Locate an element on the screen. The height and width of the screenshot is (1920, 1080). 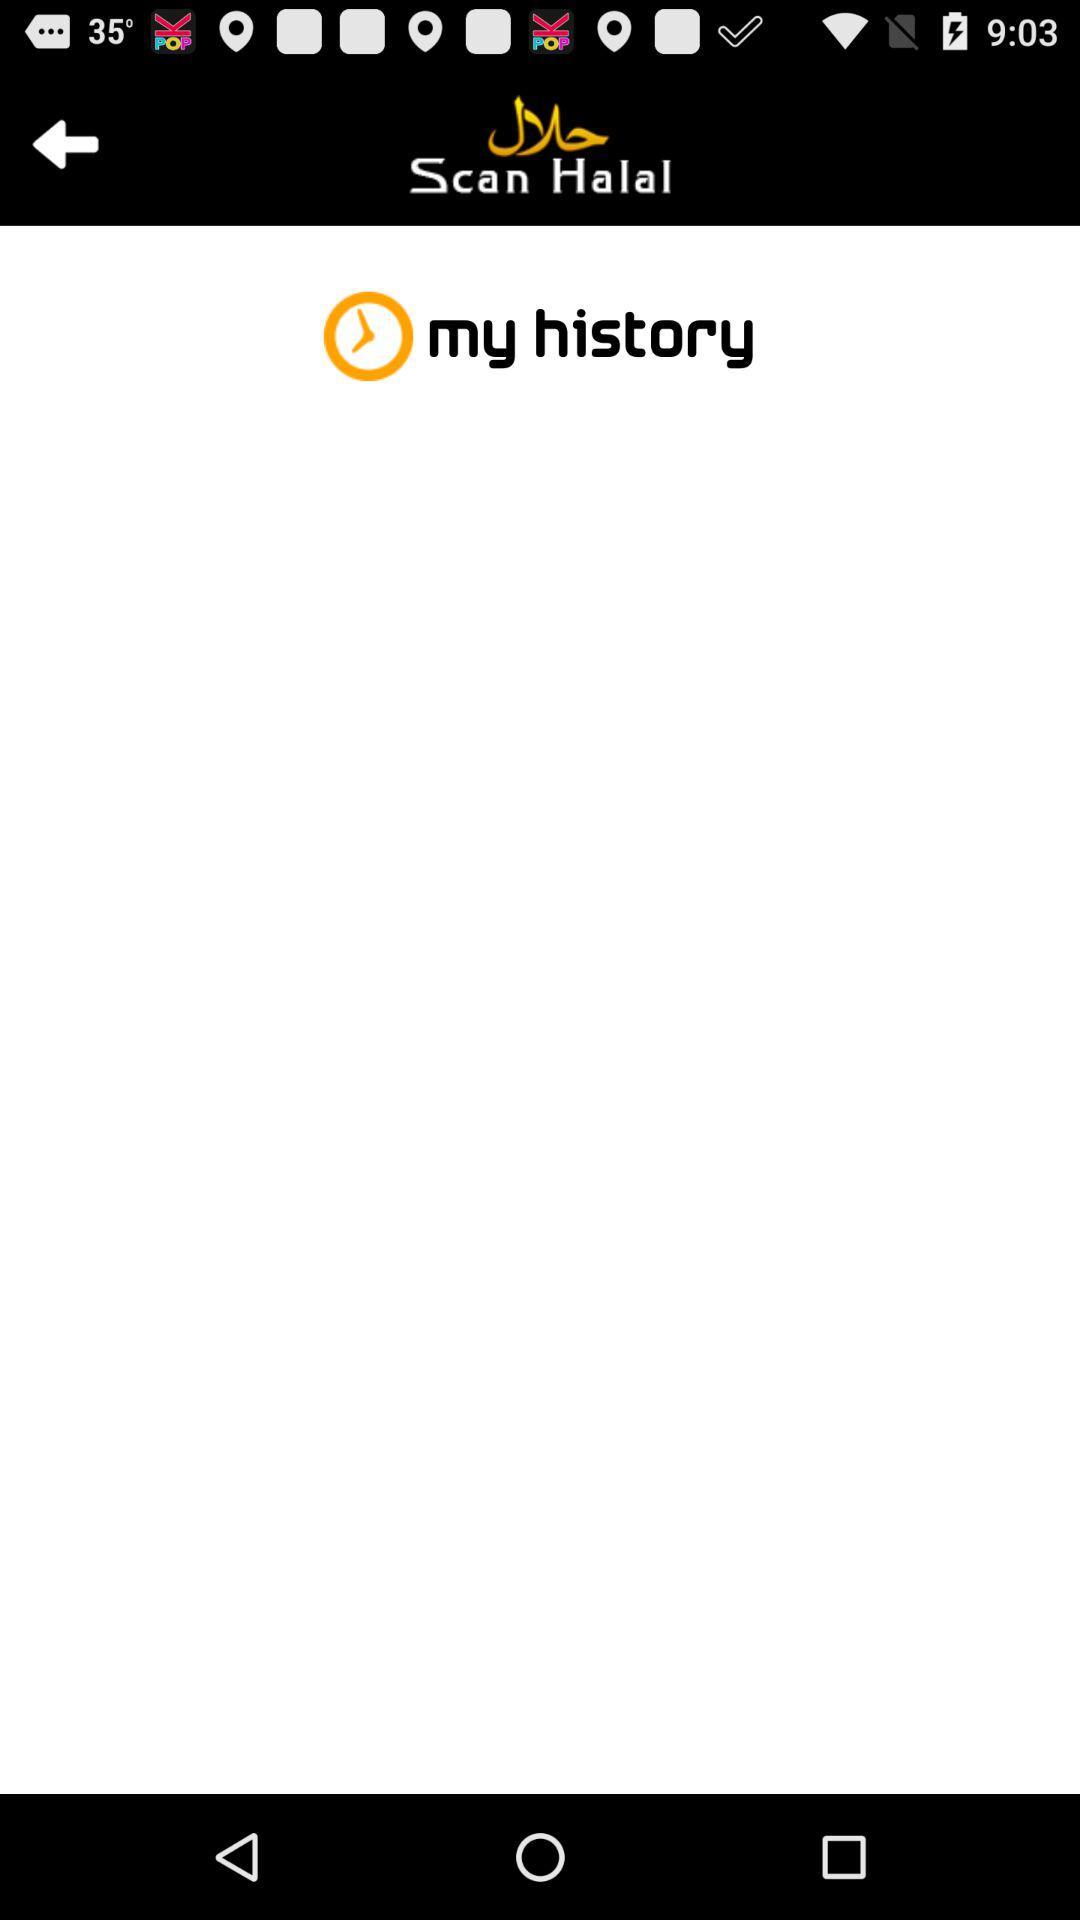
the arrow_backward icon is located at coordinates (64, 153).